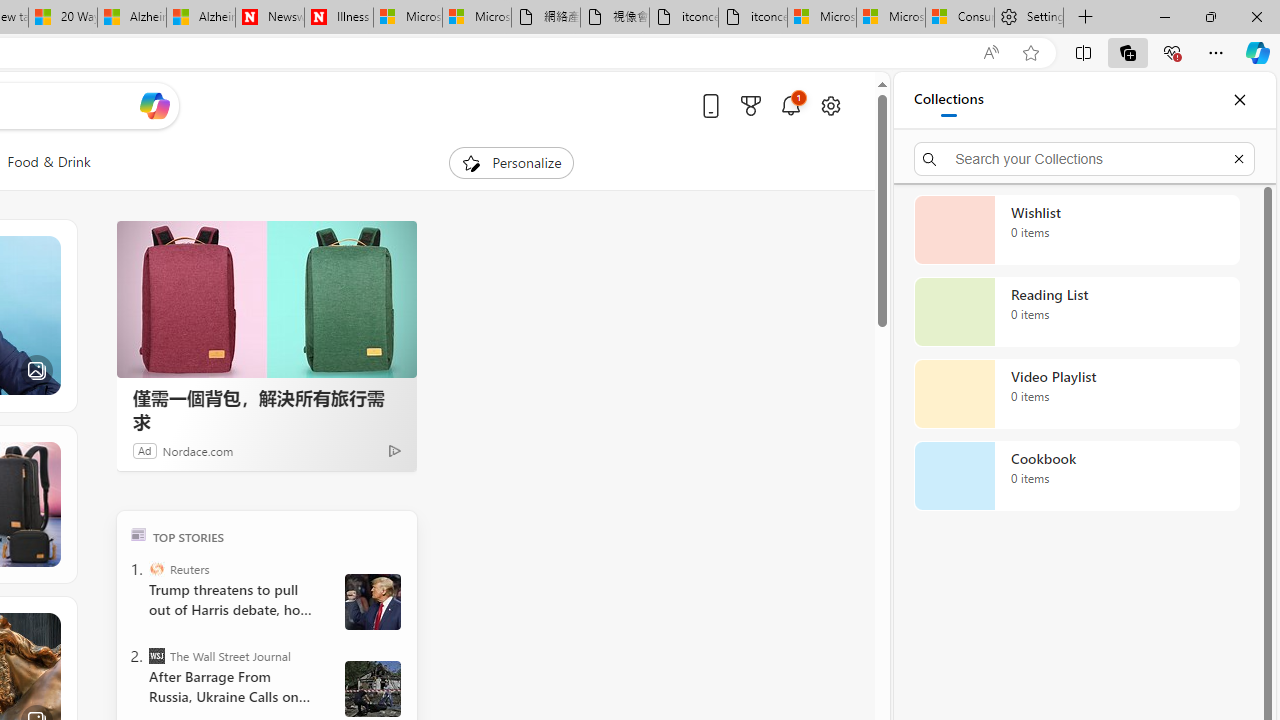  I want to click on 'Open Copilot', so click(154, 105).